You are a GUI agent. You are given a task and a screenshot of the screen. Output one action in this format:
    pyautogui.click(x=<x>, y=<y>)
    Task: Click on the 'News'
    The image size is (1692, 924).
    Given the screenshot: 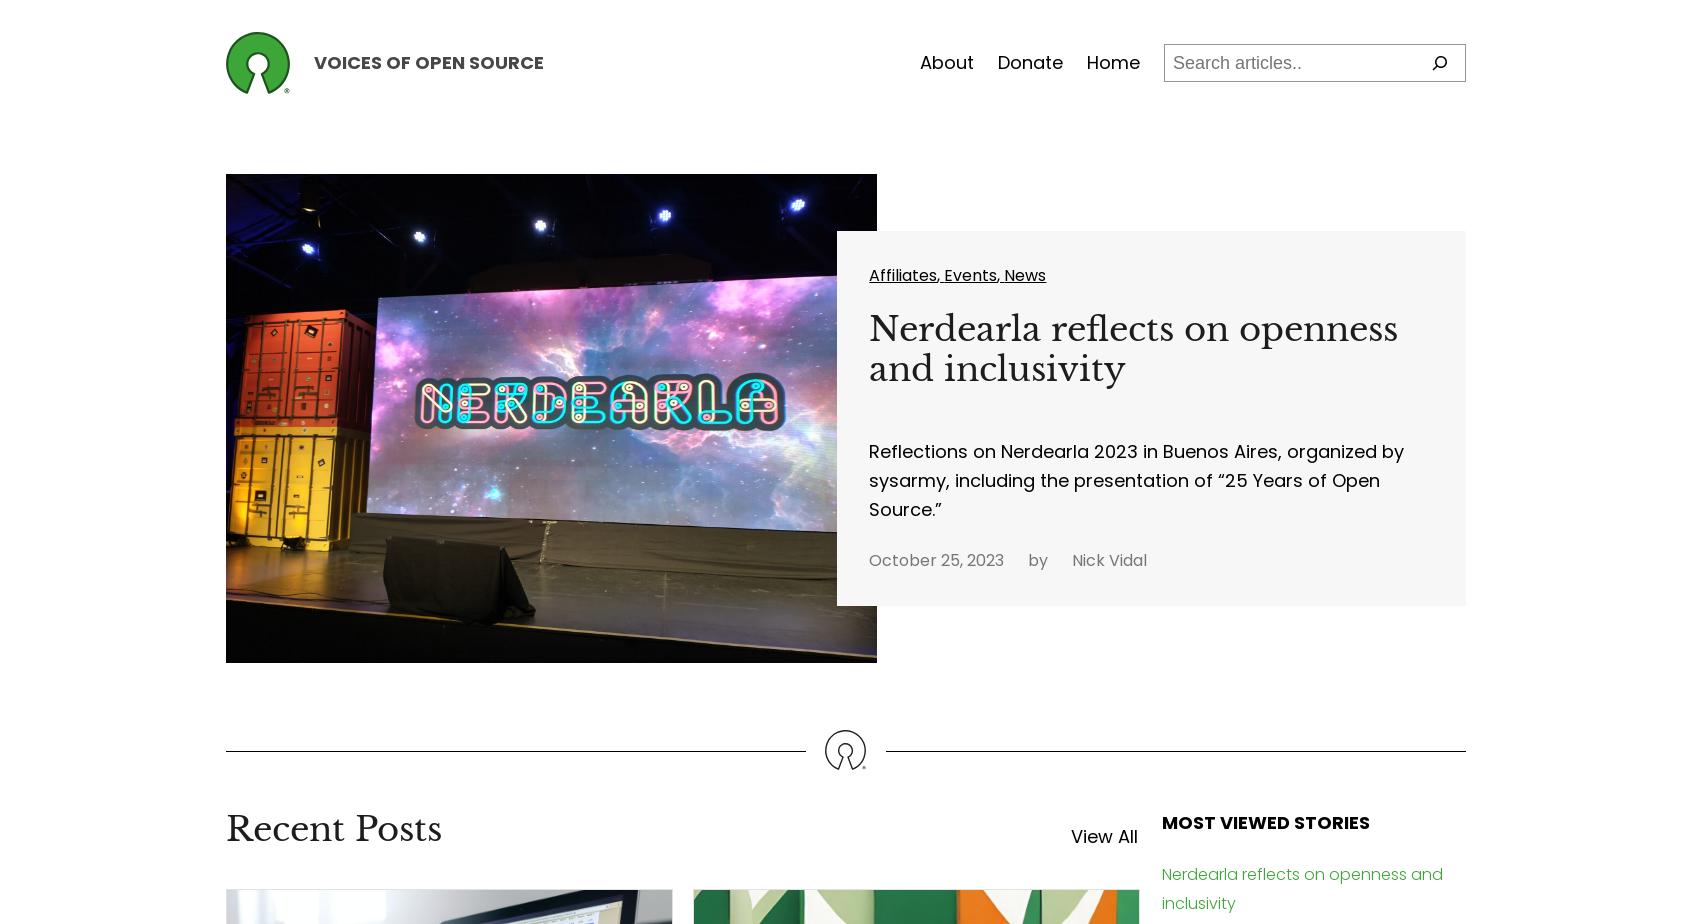 What is the action you would take?
    pyautogui.click(x=1024, y=274)
    